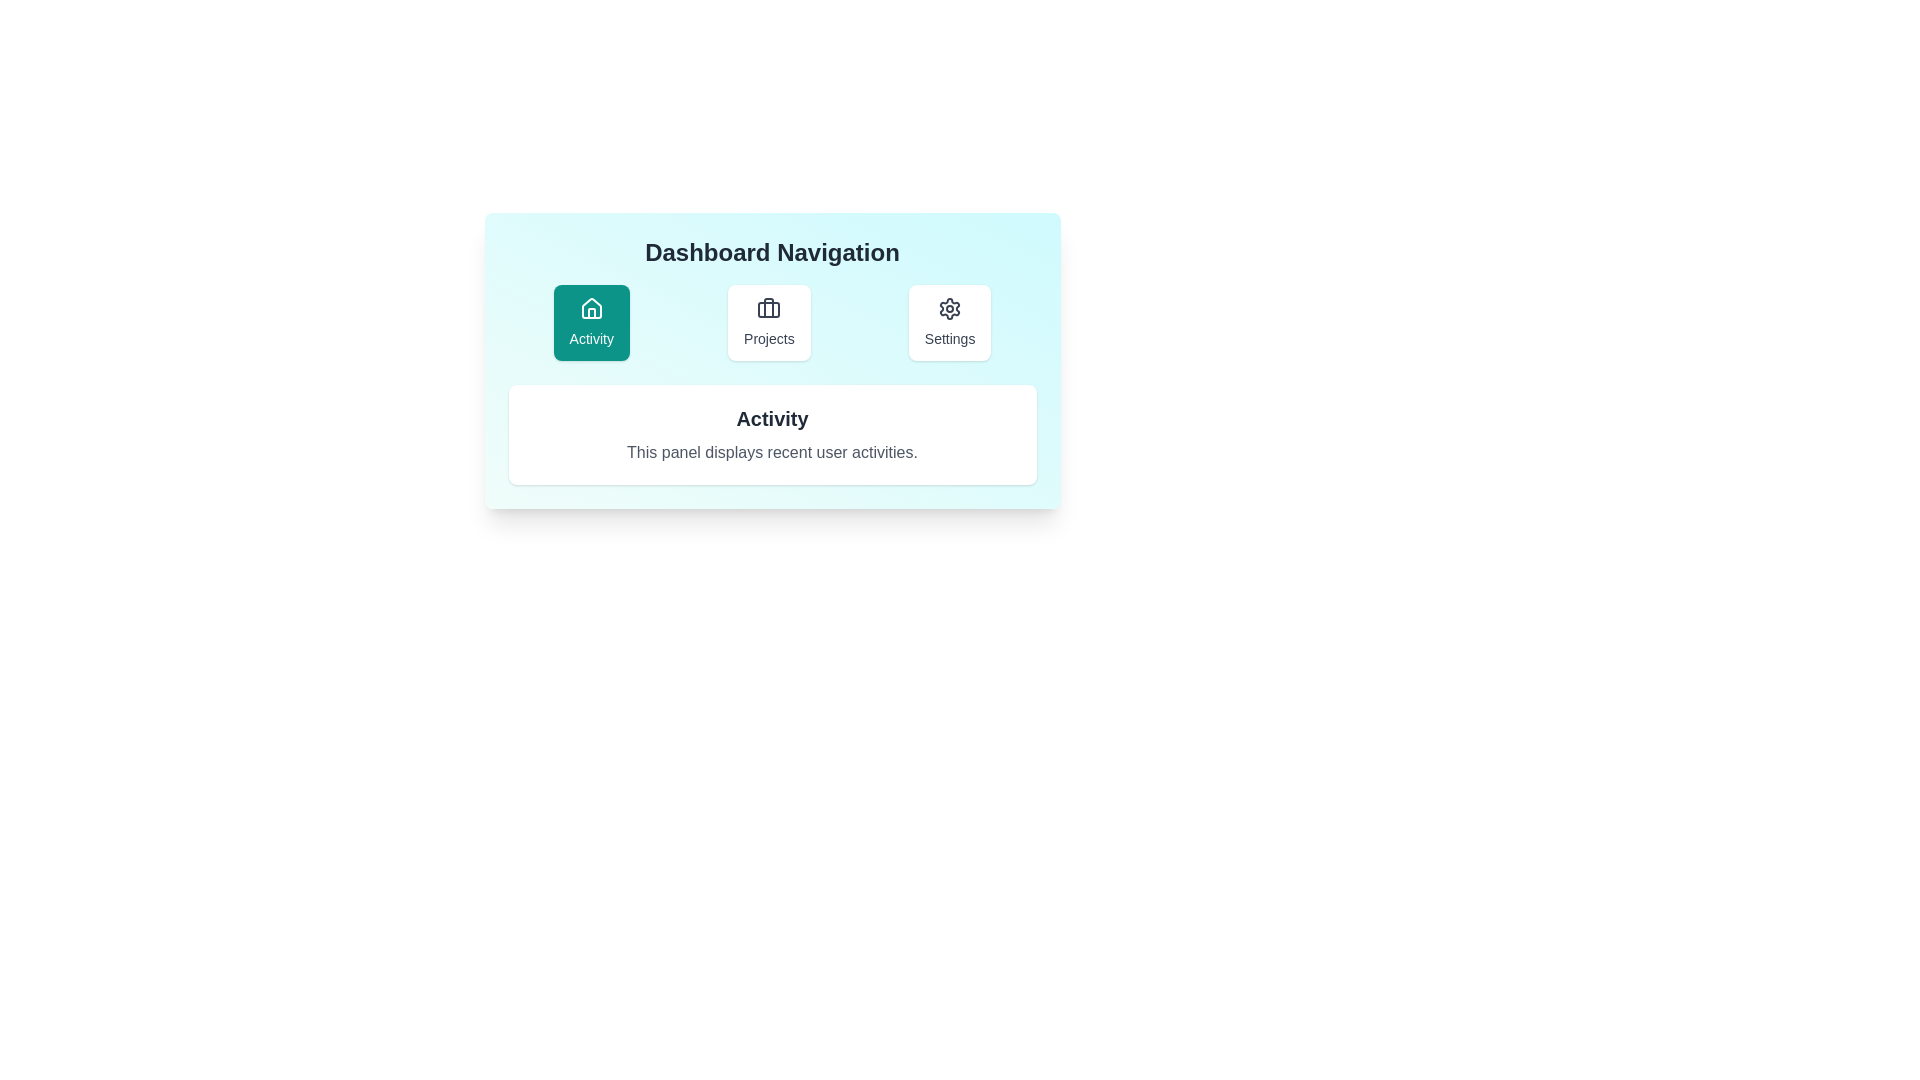 The height and width of the screenshot is (1080, 1920). I want to click on the 'Projects' button, which features an icon that symbolizes project management functionalities, so click(768, 308).